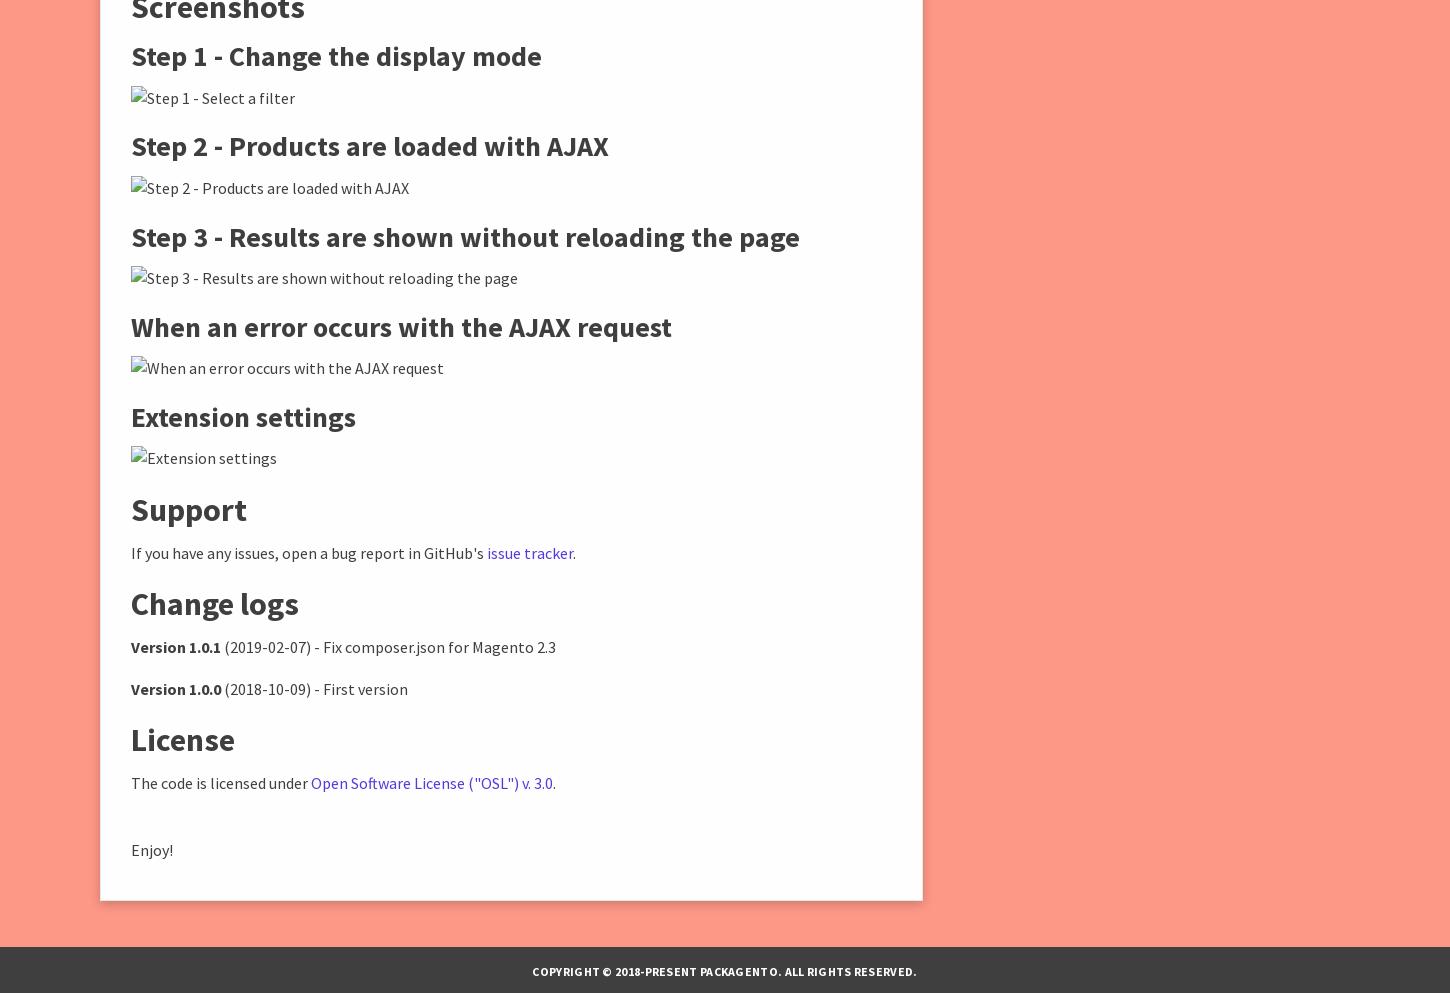 The width and height of the screenshot is (1450, 993). I want to click on 'Support', so click(187, 509).